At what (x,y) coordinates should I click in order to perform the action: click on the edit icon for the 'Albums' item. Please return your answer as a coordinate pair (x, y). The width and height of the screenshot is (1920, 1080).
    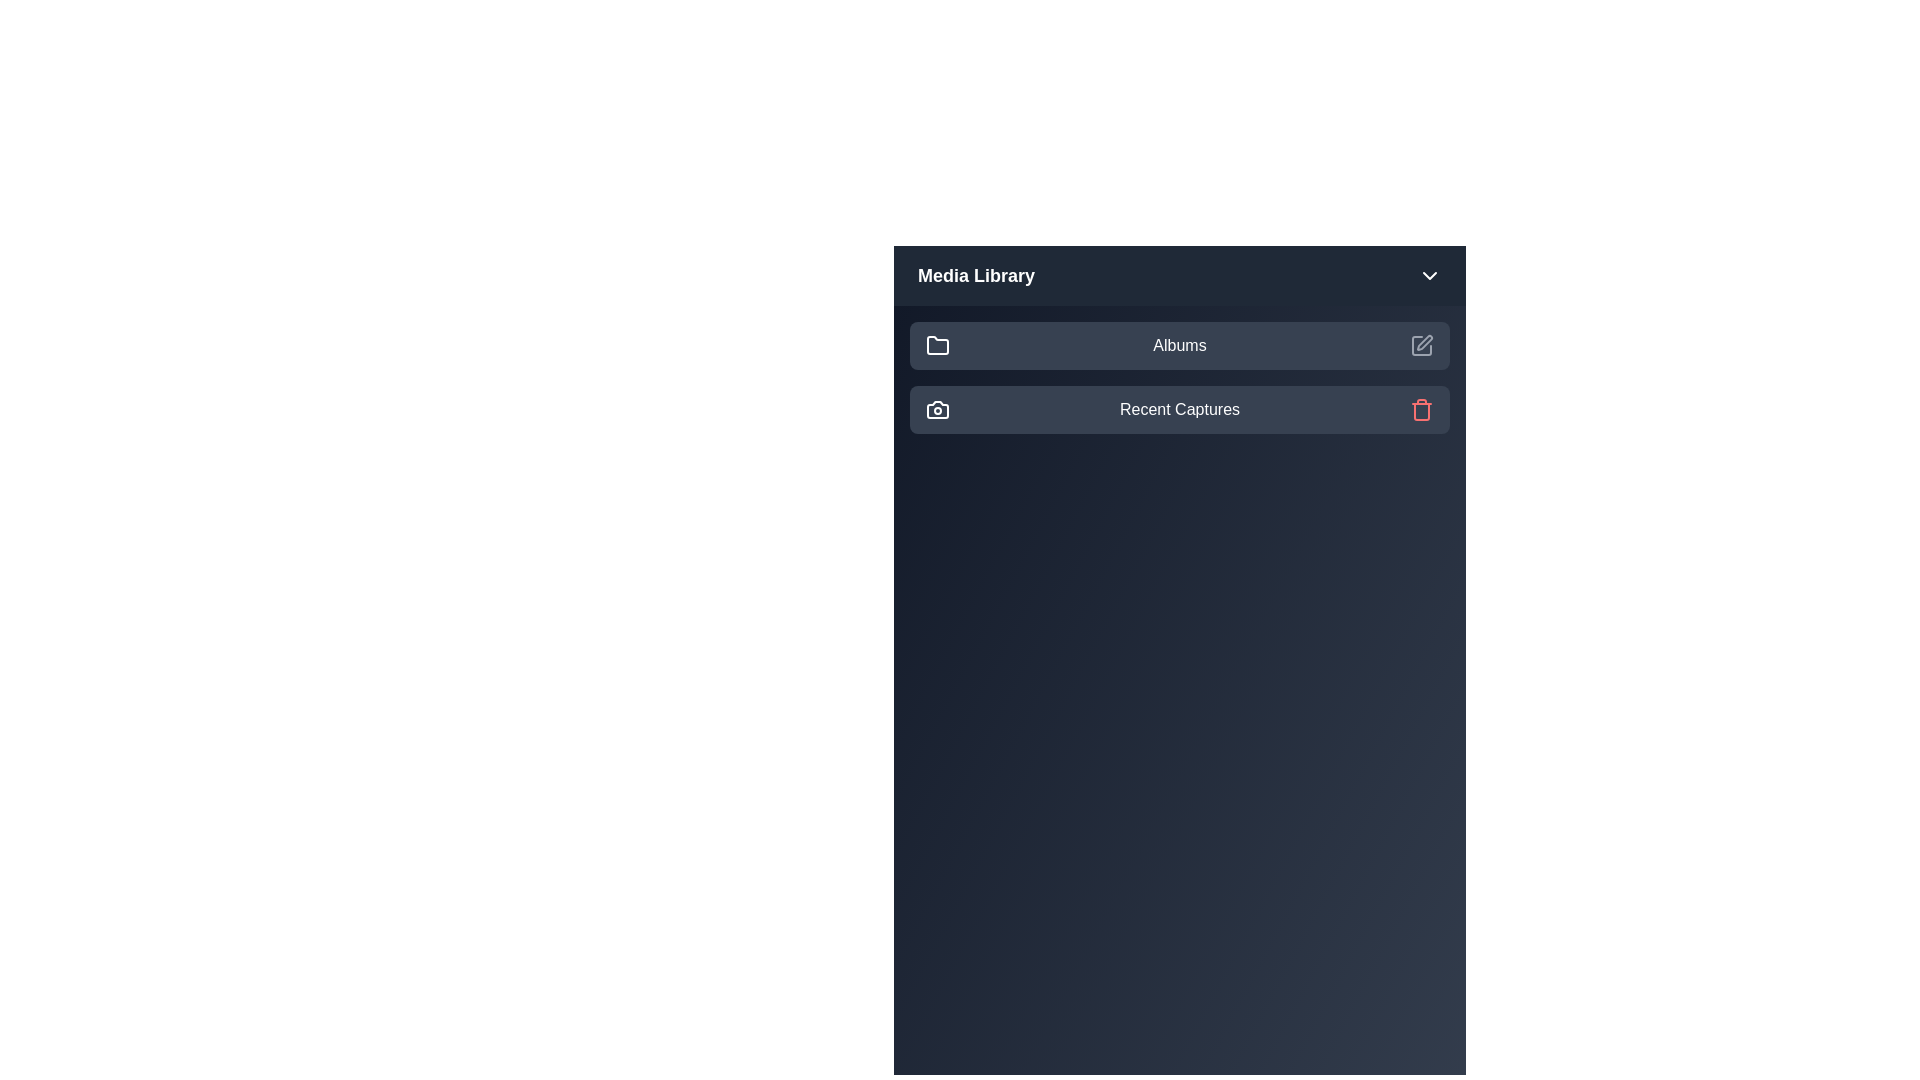
    Looking at the image, I should click on (1420, 345).